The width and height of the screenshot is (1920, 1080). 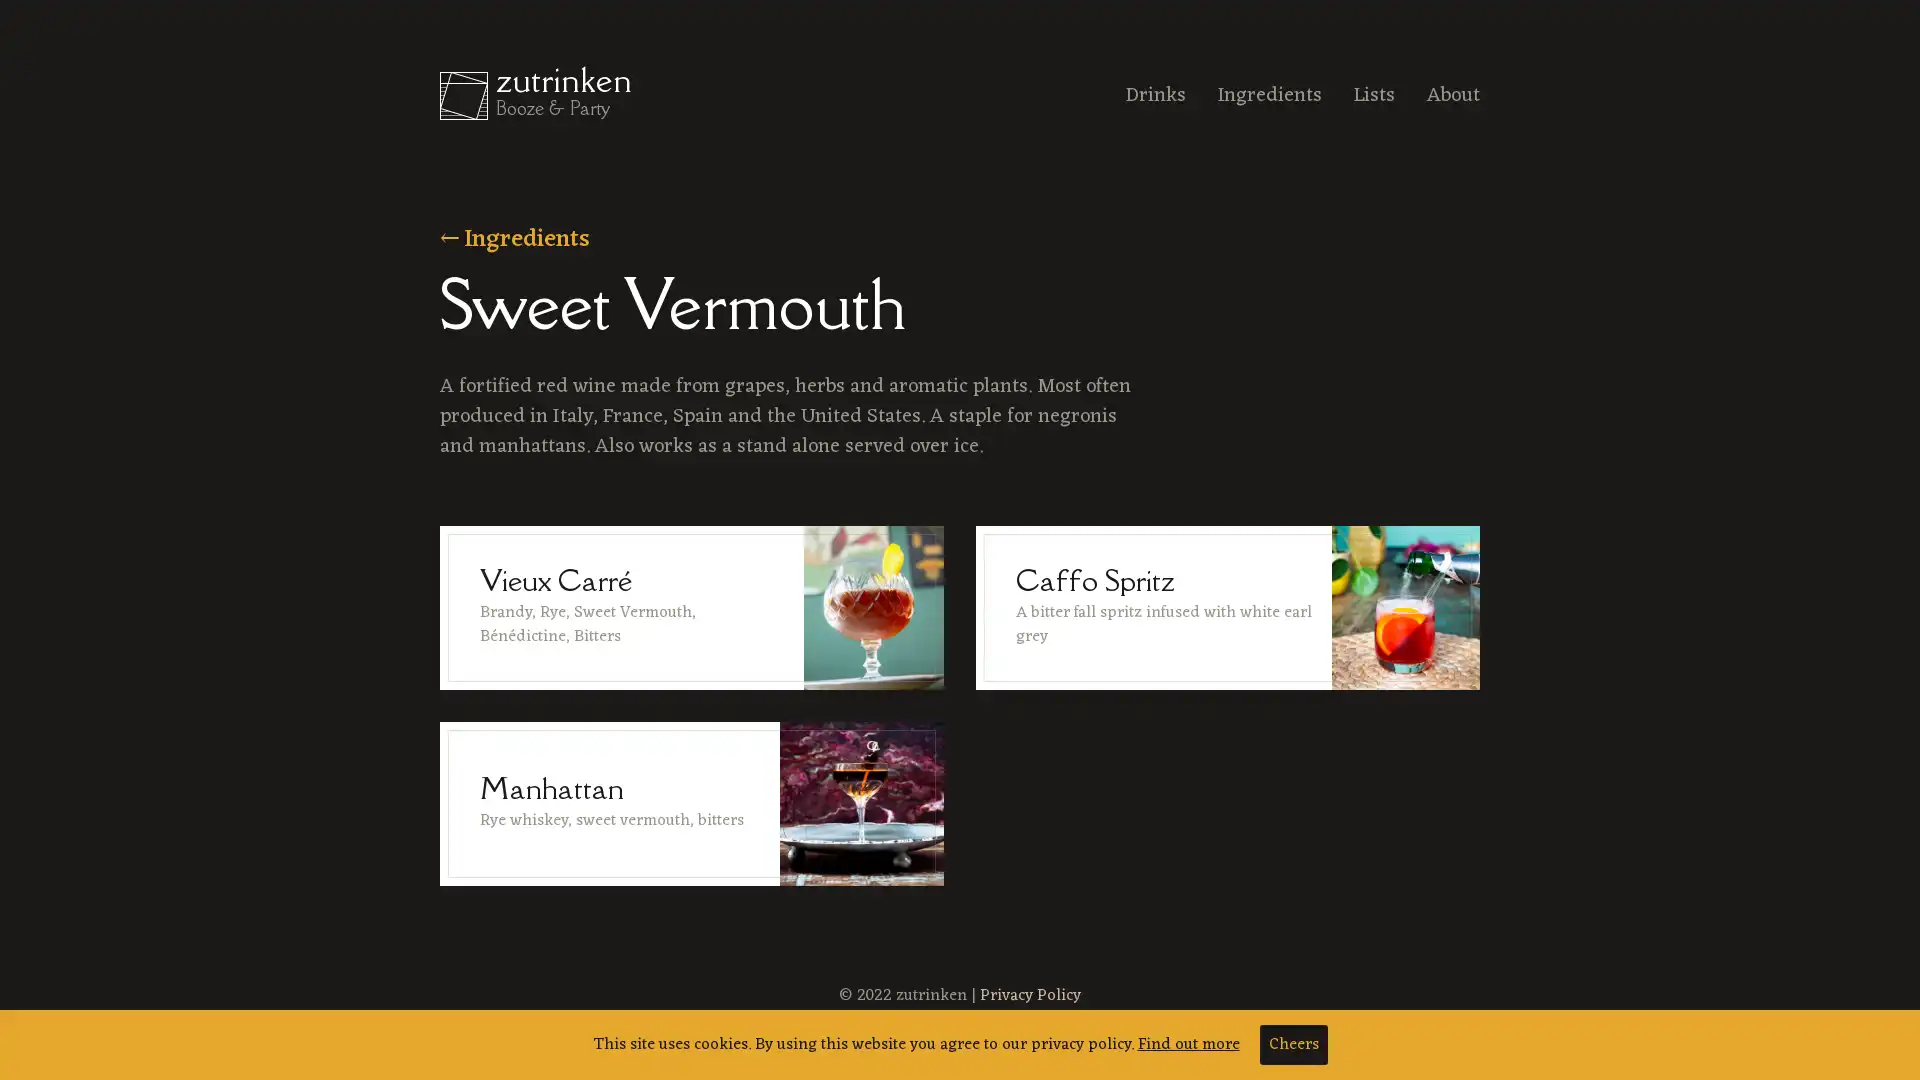 What do you see at coordinates (1292, 1044) in the screenshot?
I see `Cheers` at bounding box center [1292, 1044].